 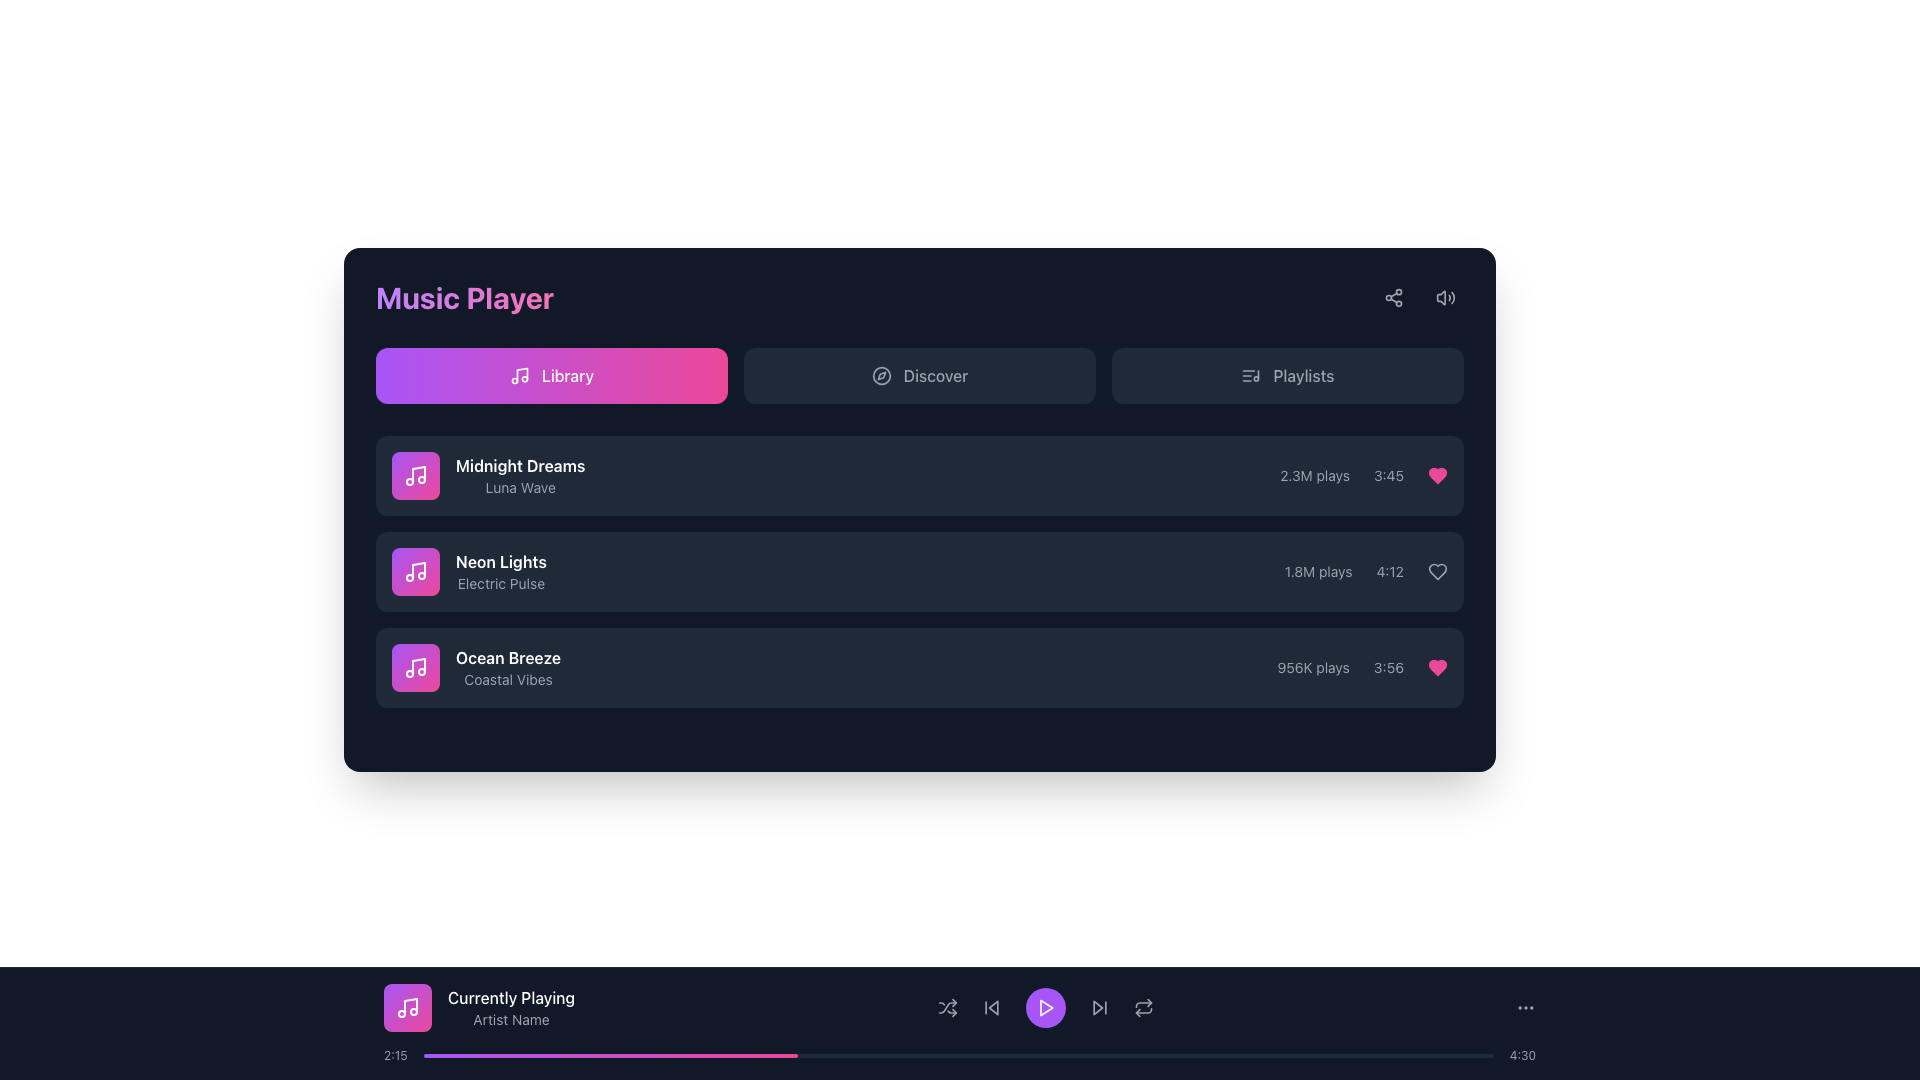 What do you see at coordinates (415, 475) in the screenshot?
I see `the music track icon located in the top-left section of the music player interface` at bounding box center [415, 475].